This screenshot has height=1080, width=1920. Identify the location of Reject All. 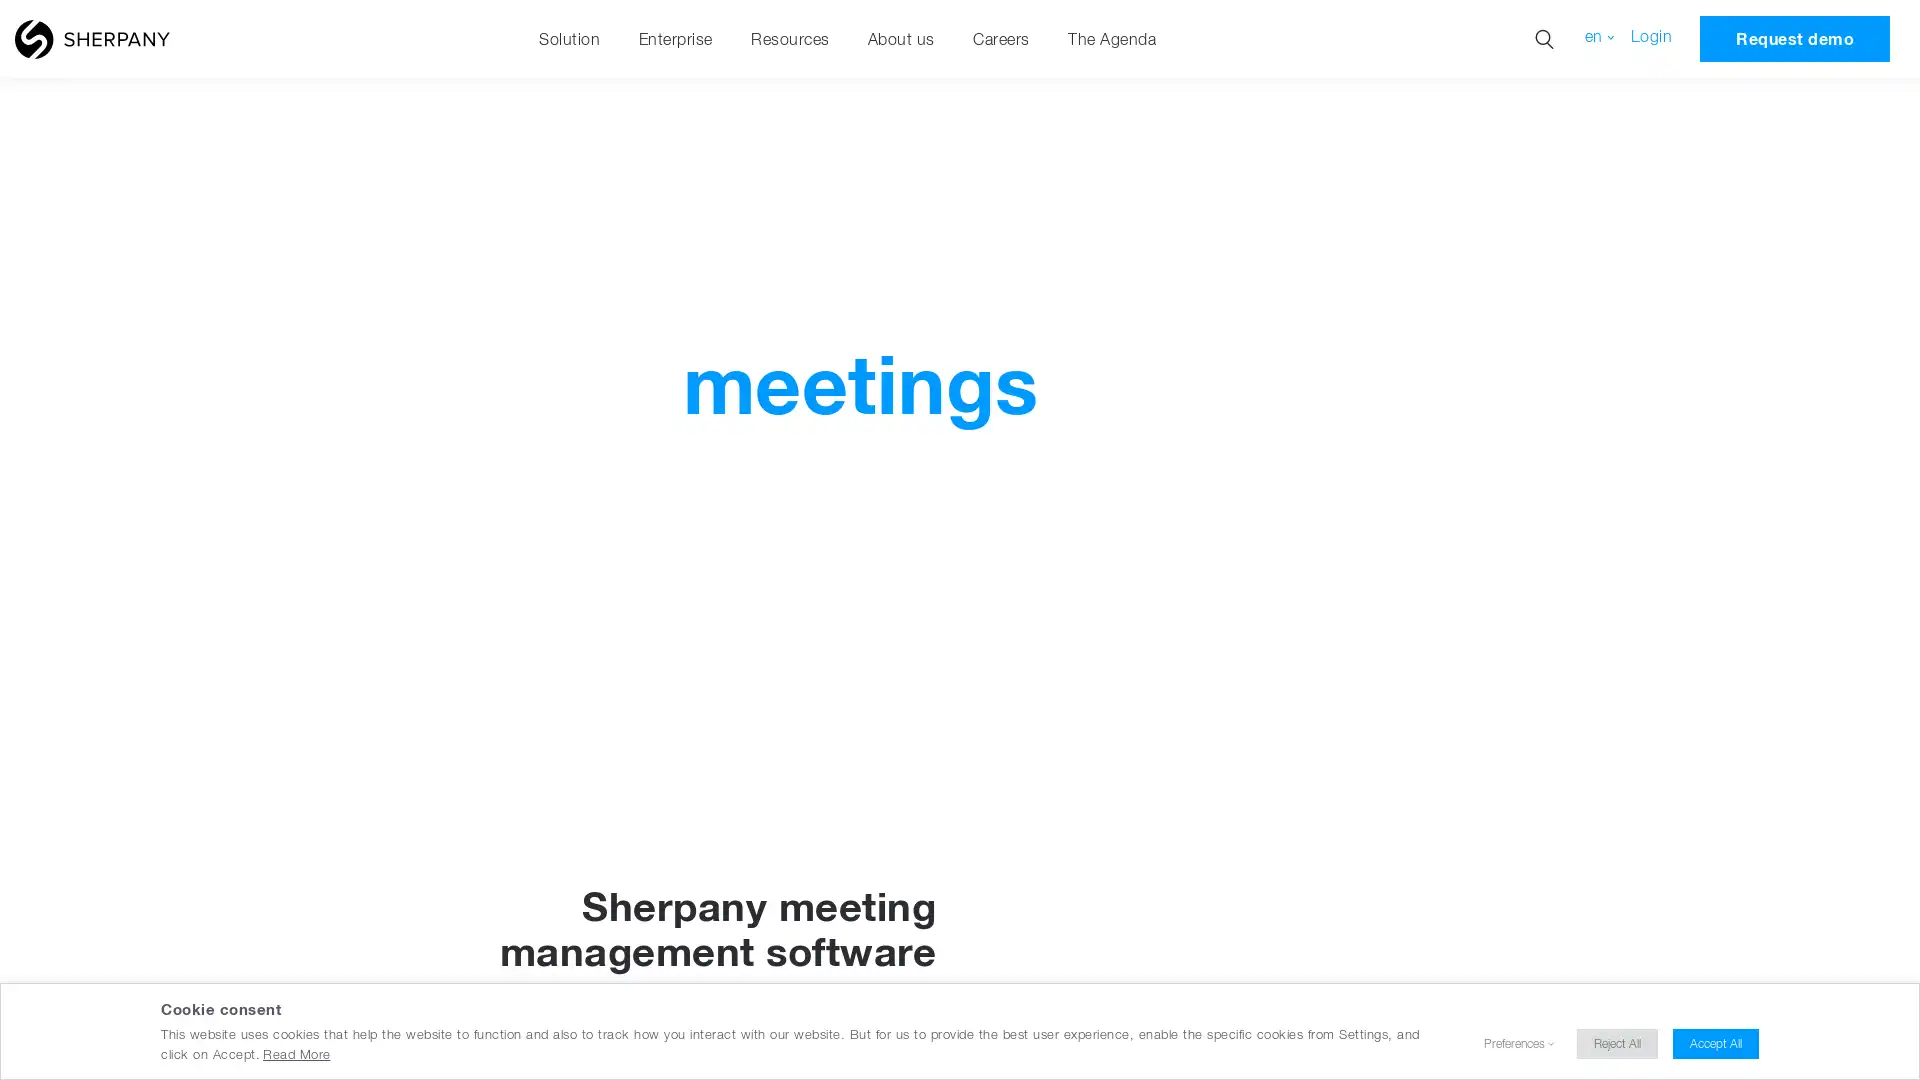
(1617, 1043).